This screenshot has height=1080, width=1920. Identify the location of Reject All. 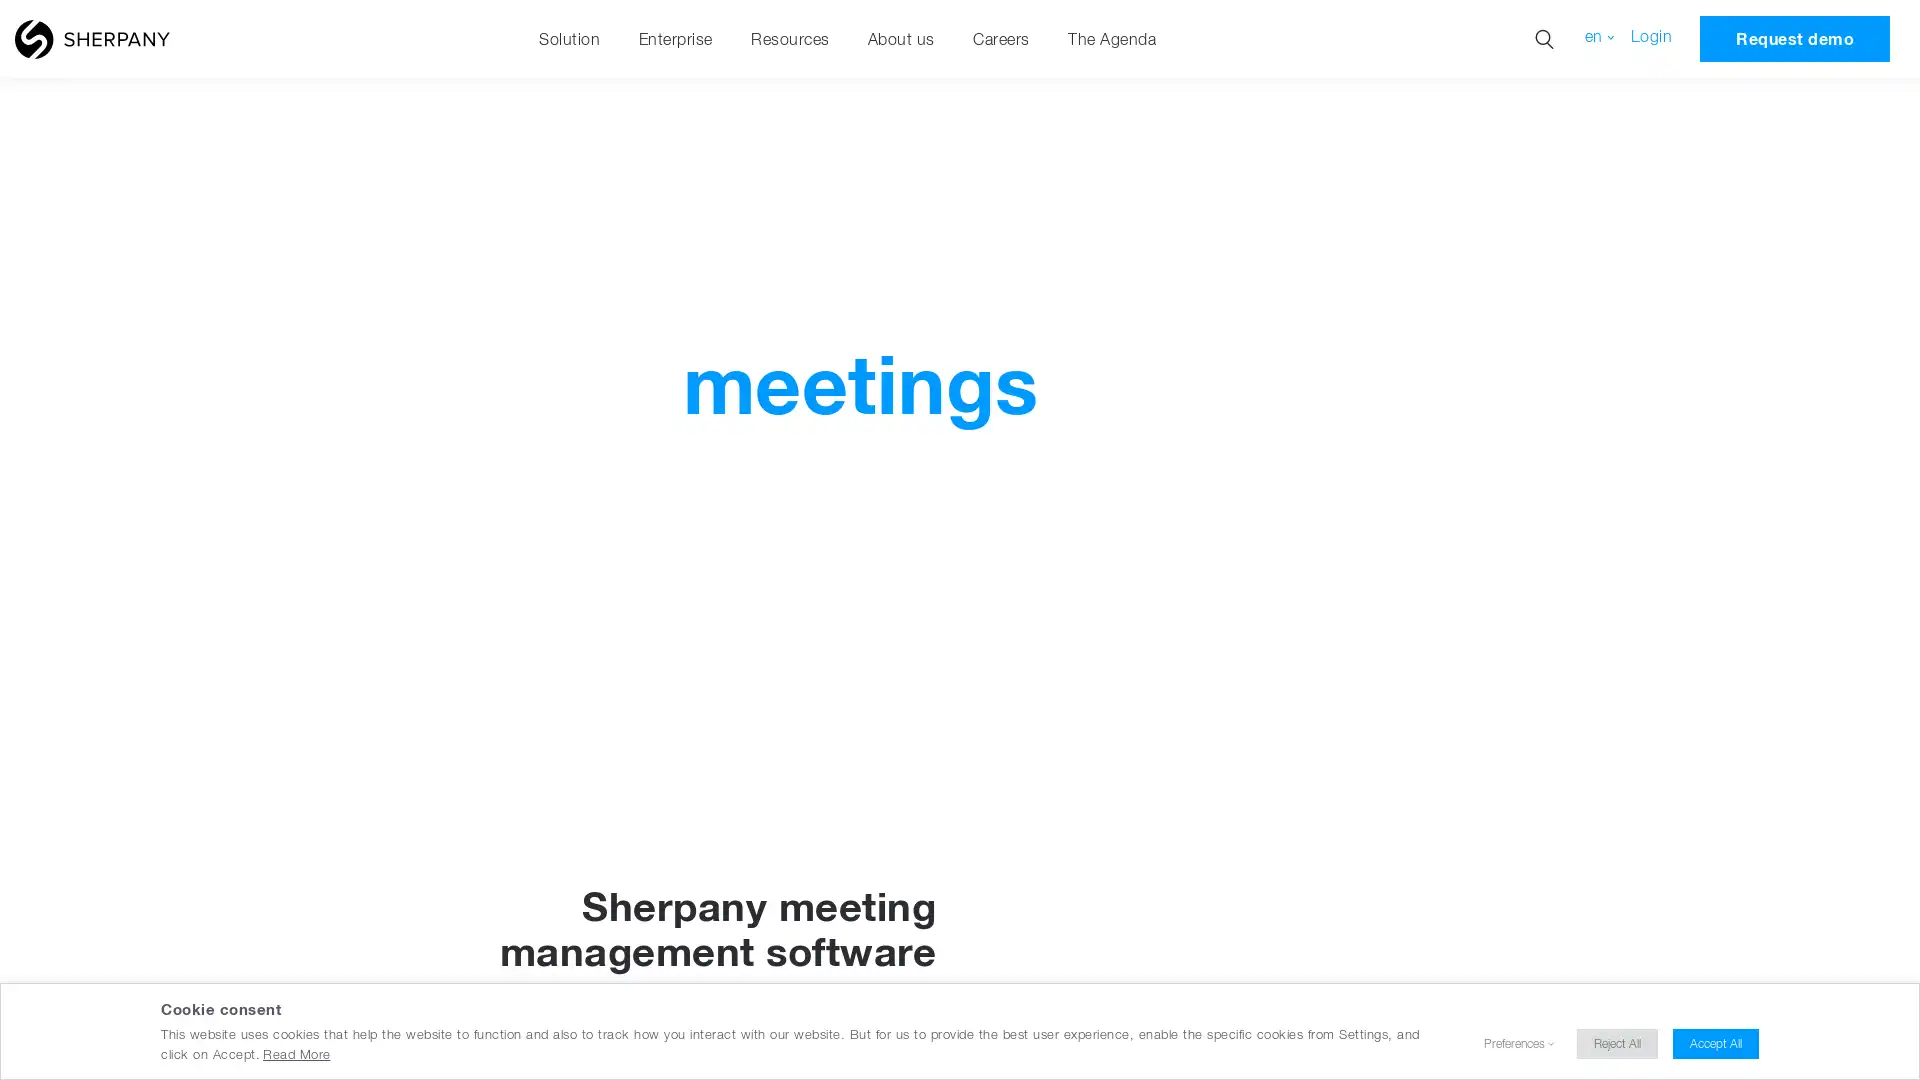
(1617, 1043).